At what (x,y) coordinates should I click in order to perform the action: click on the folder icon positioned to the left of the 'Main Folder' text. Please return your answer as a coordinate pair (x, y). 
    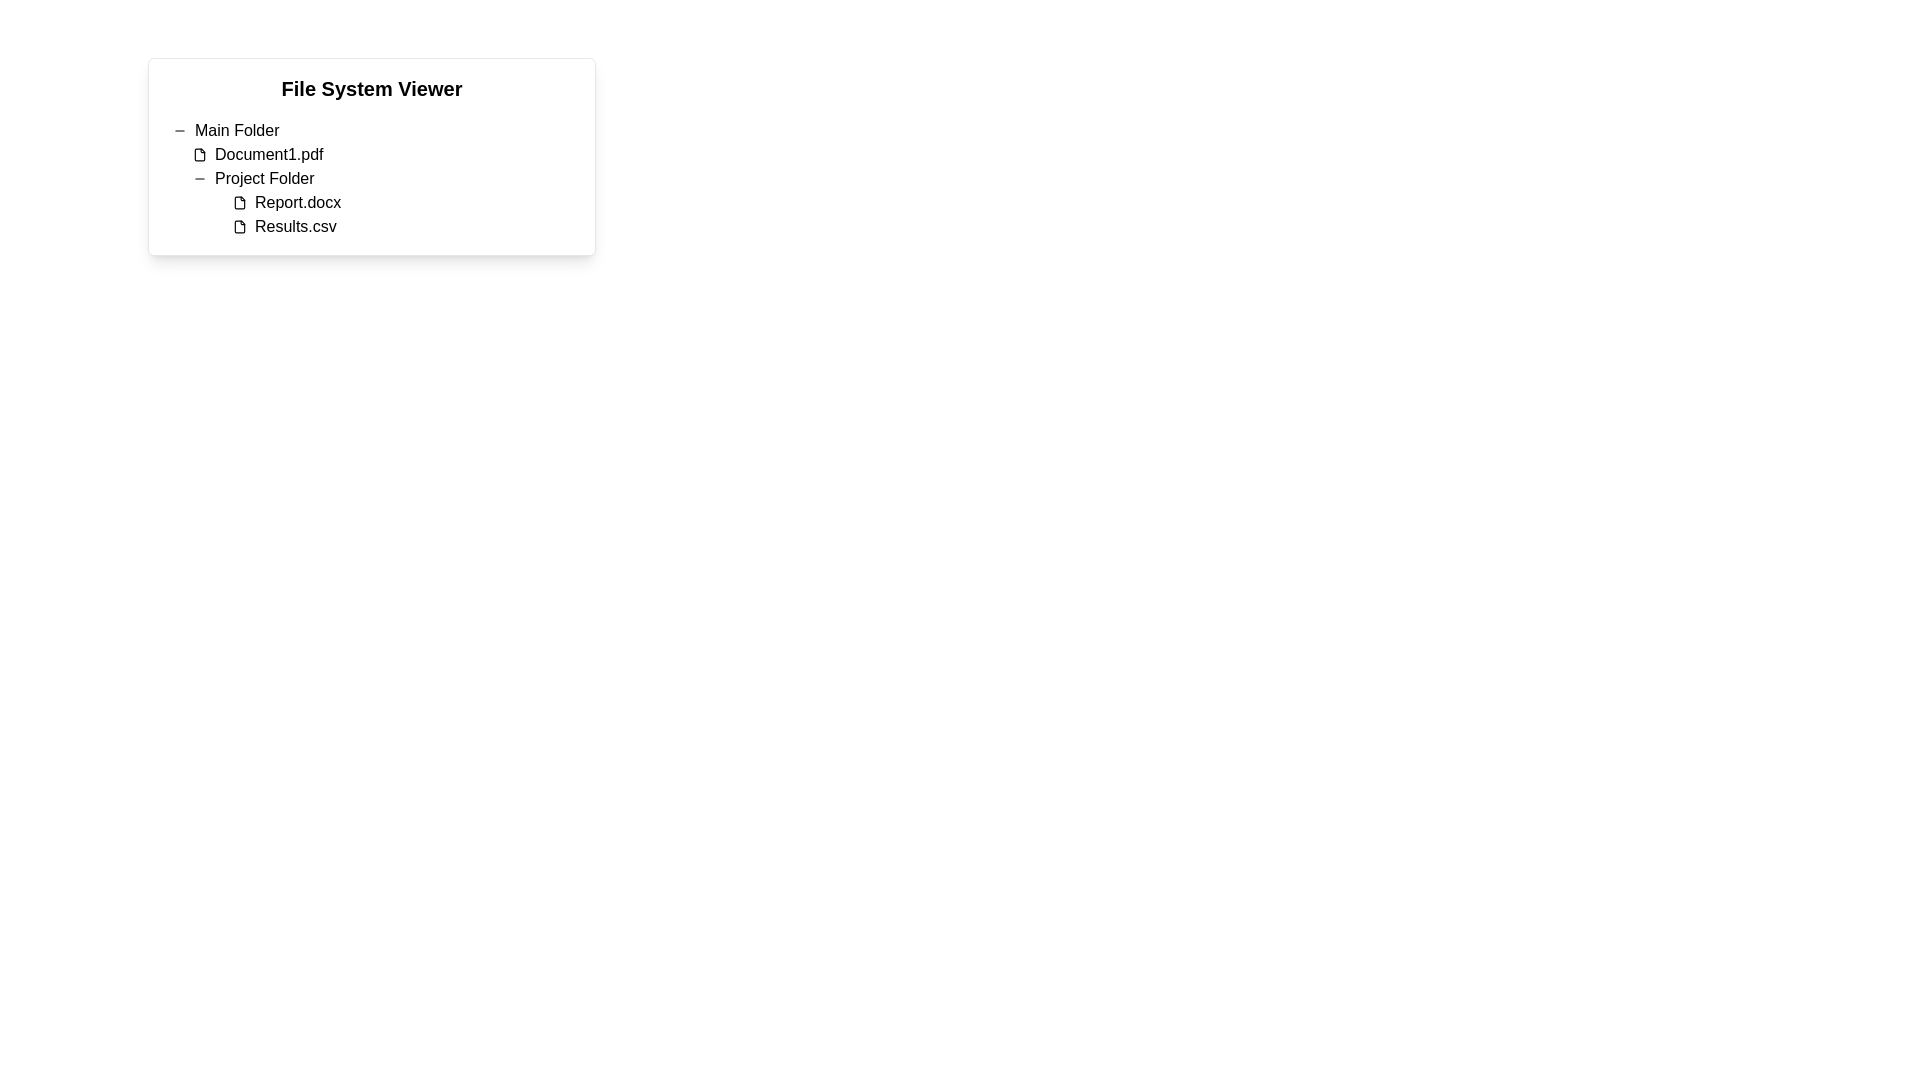
    Looking at the image, I should click on (180, 131).